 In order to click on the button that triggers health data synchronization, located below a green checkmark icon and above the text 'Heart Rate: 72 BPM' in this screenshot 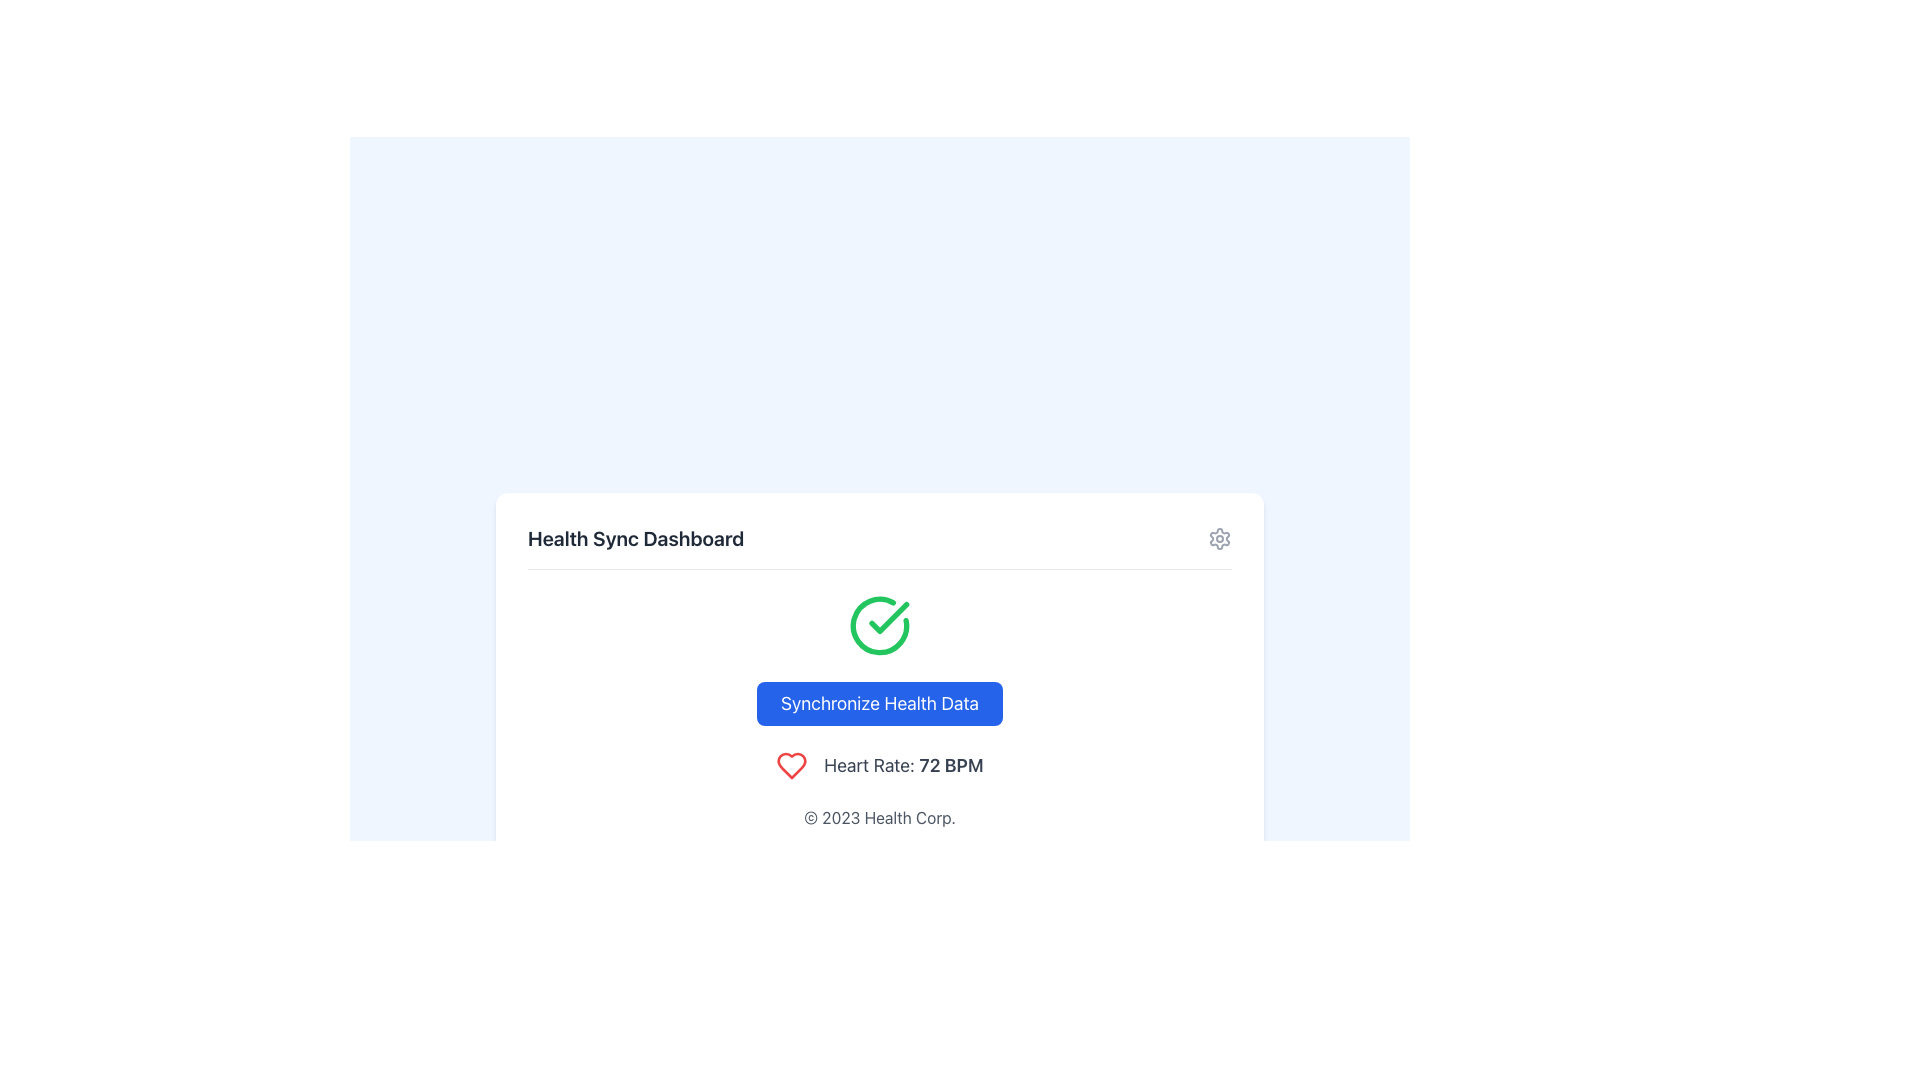, I will do `click(879, 702)`.